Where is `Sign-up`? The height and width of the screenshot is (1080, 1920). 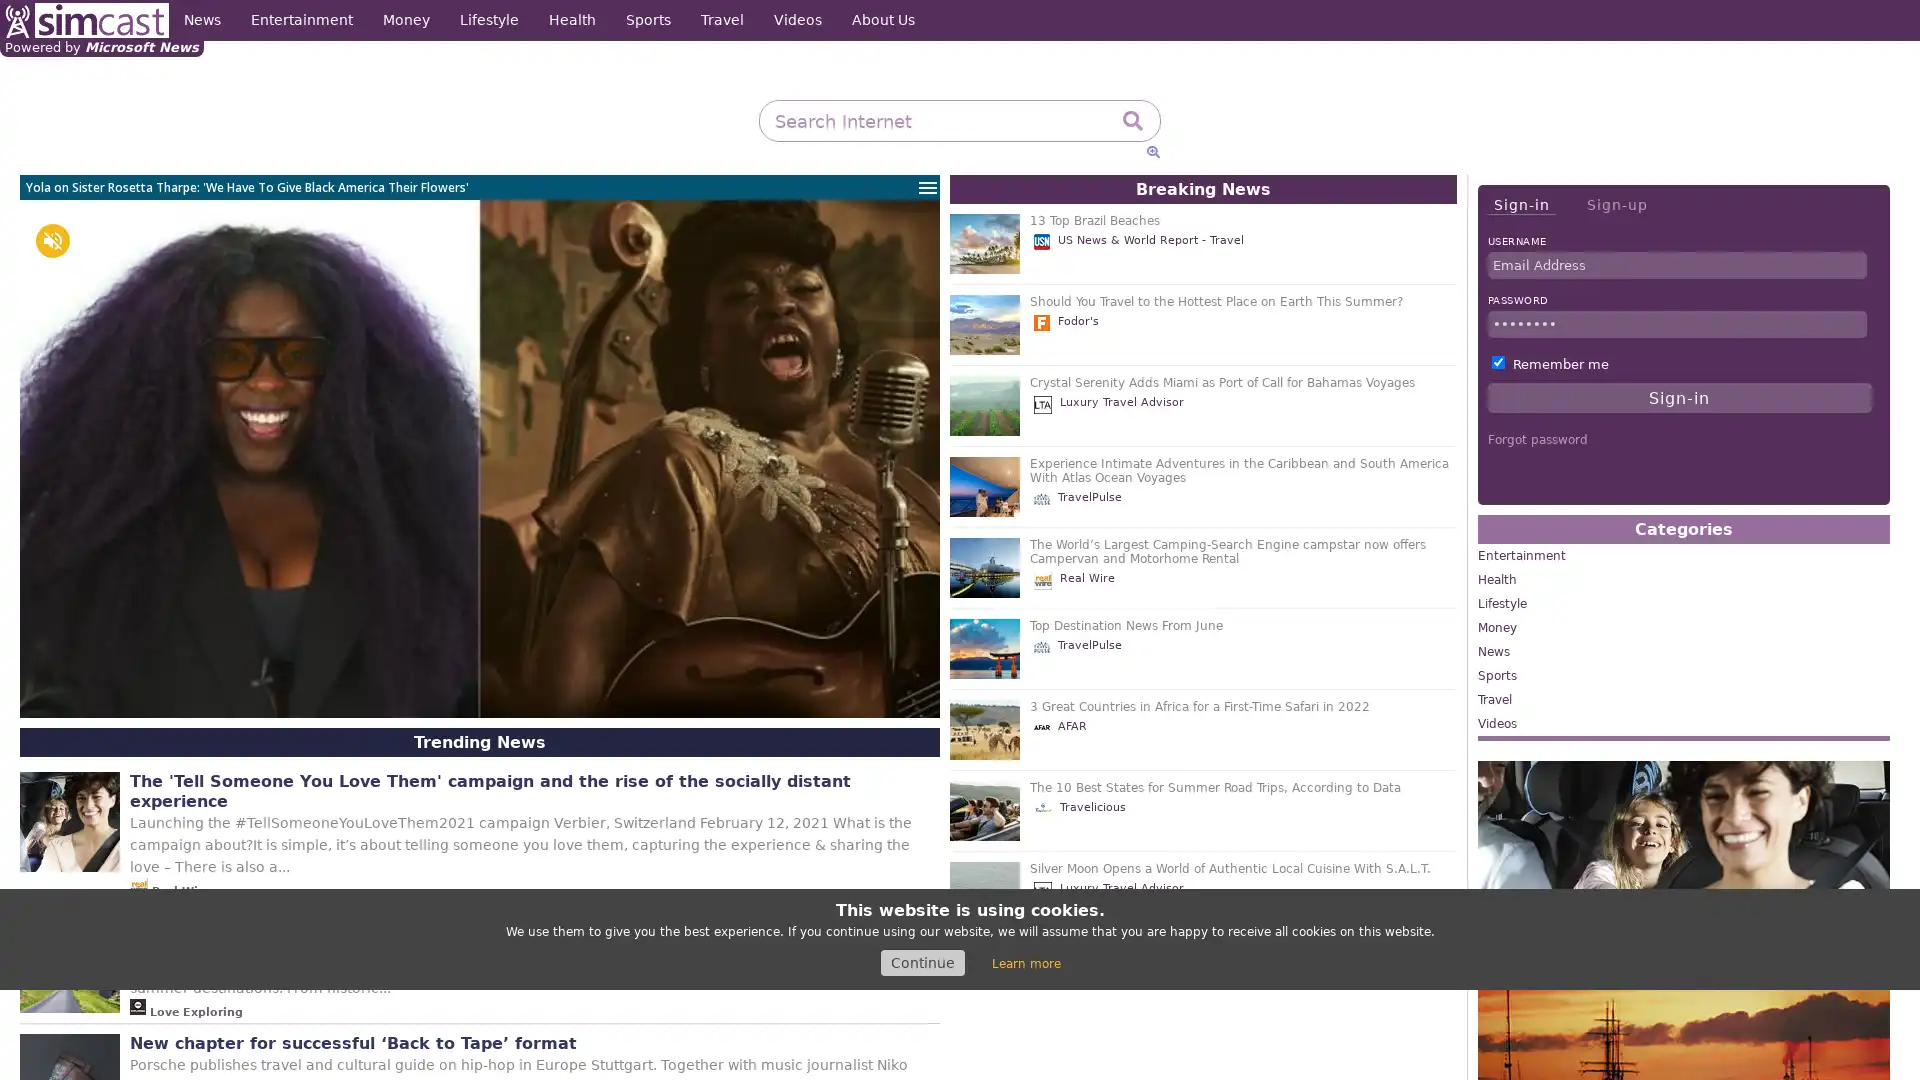
Sign-up is located at coordinates (1616, 204).